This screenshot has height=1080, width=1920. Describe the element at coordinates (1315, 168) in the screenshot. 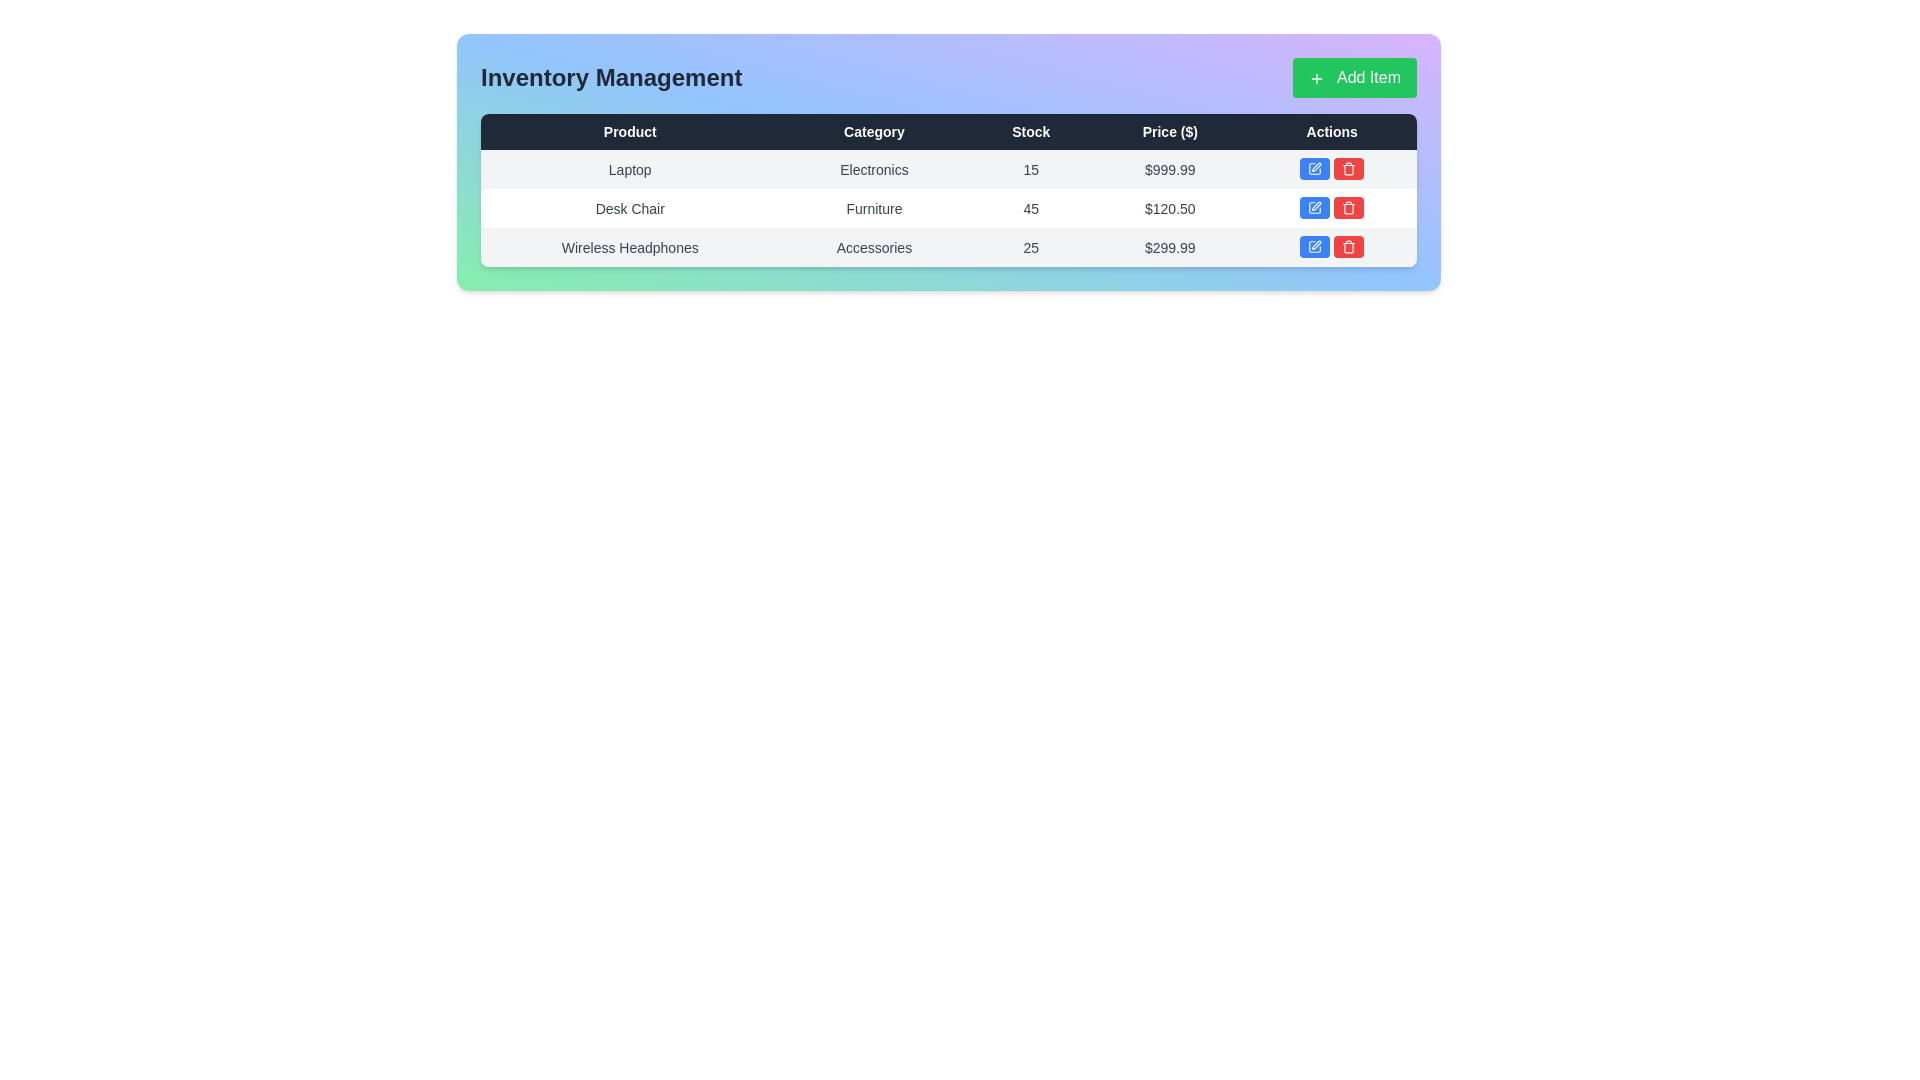

I see `the 'Edit' button for the 'Laptop' product located in the action column of the corresponding table row, positioned to the left of the red delete button` at that location.